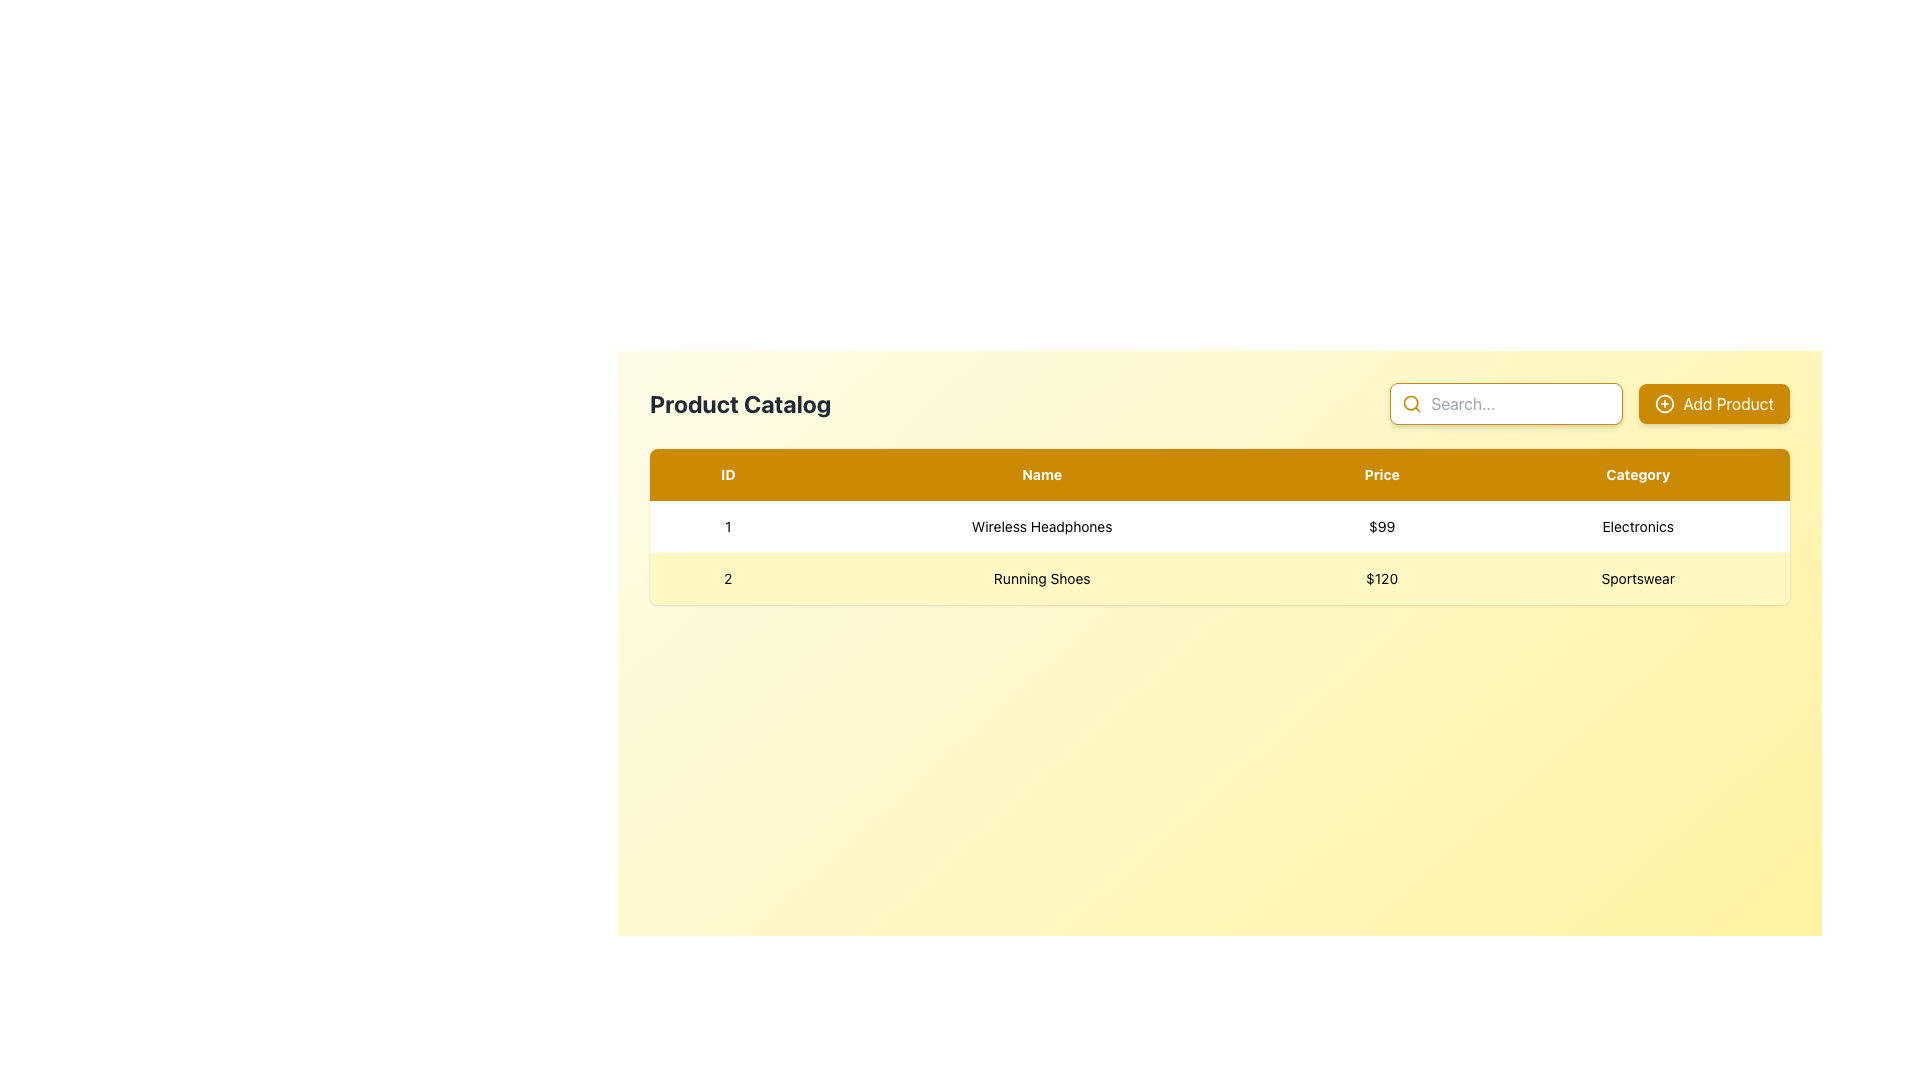 Image resolution: width=1920 pixels, height=1080 pixels. I want to click on displayed text from the text label showing '$120' in black text, which is located in the Price column of the Running Shoes row, so click(1381, 578).